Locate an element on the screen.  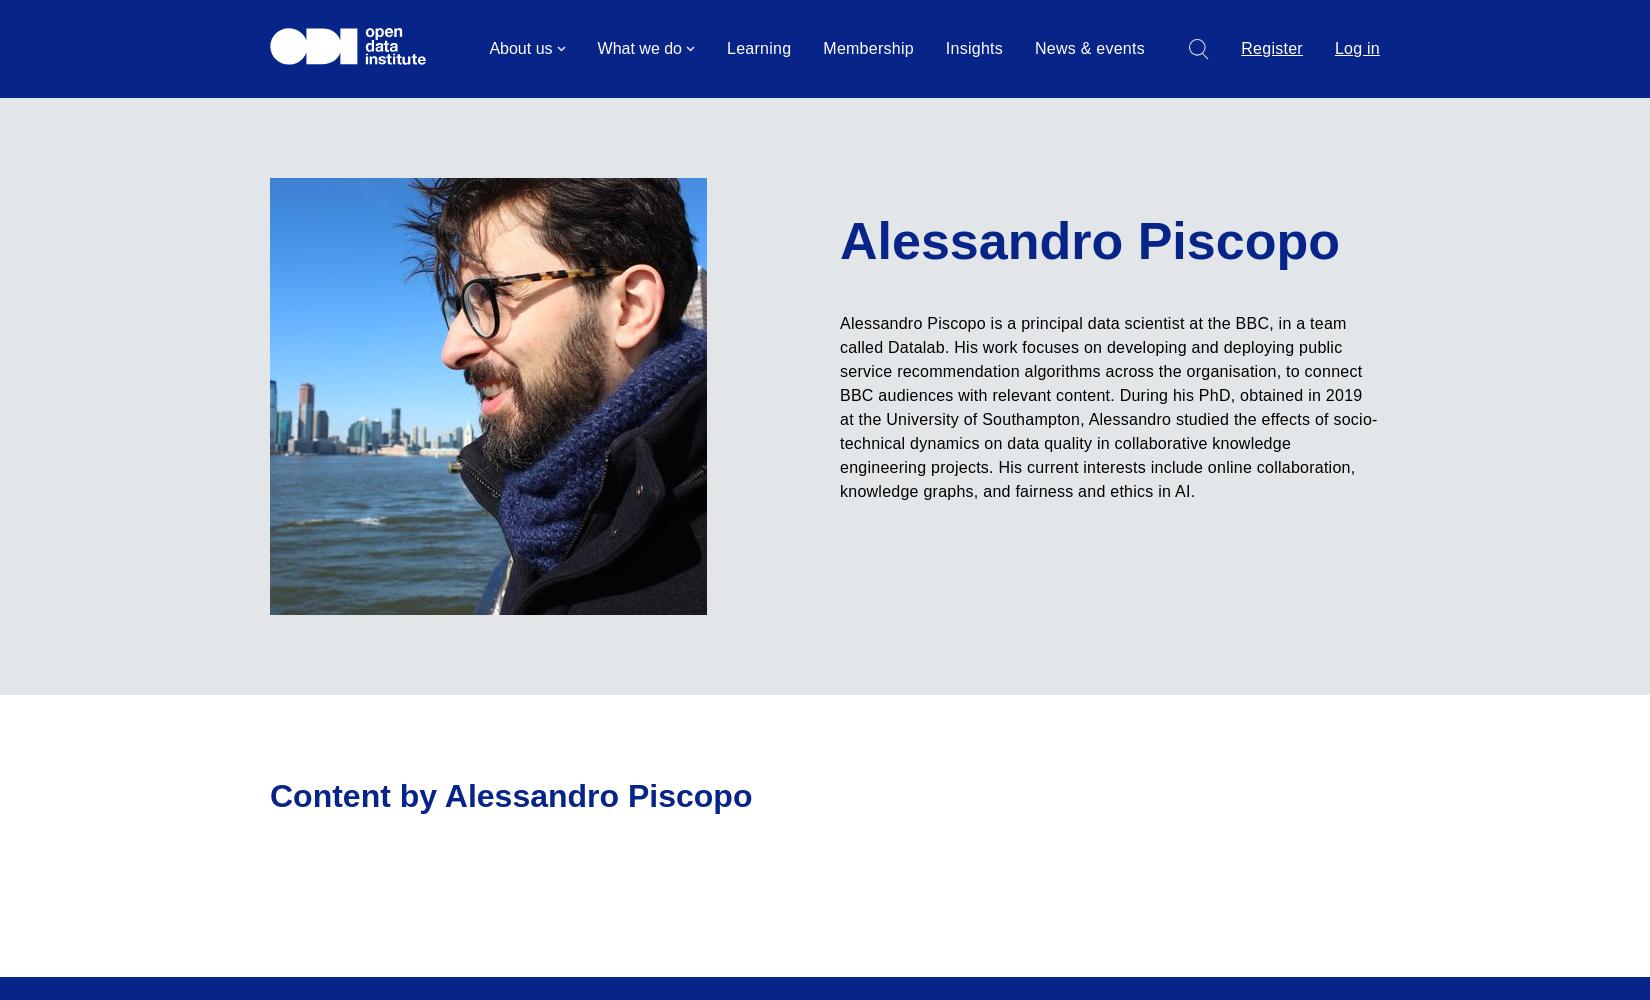
'Content by
Alessandro Piscopo' is located at coordinates (510, 796).